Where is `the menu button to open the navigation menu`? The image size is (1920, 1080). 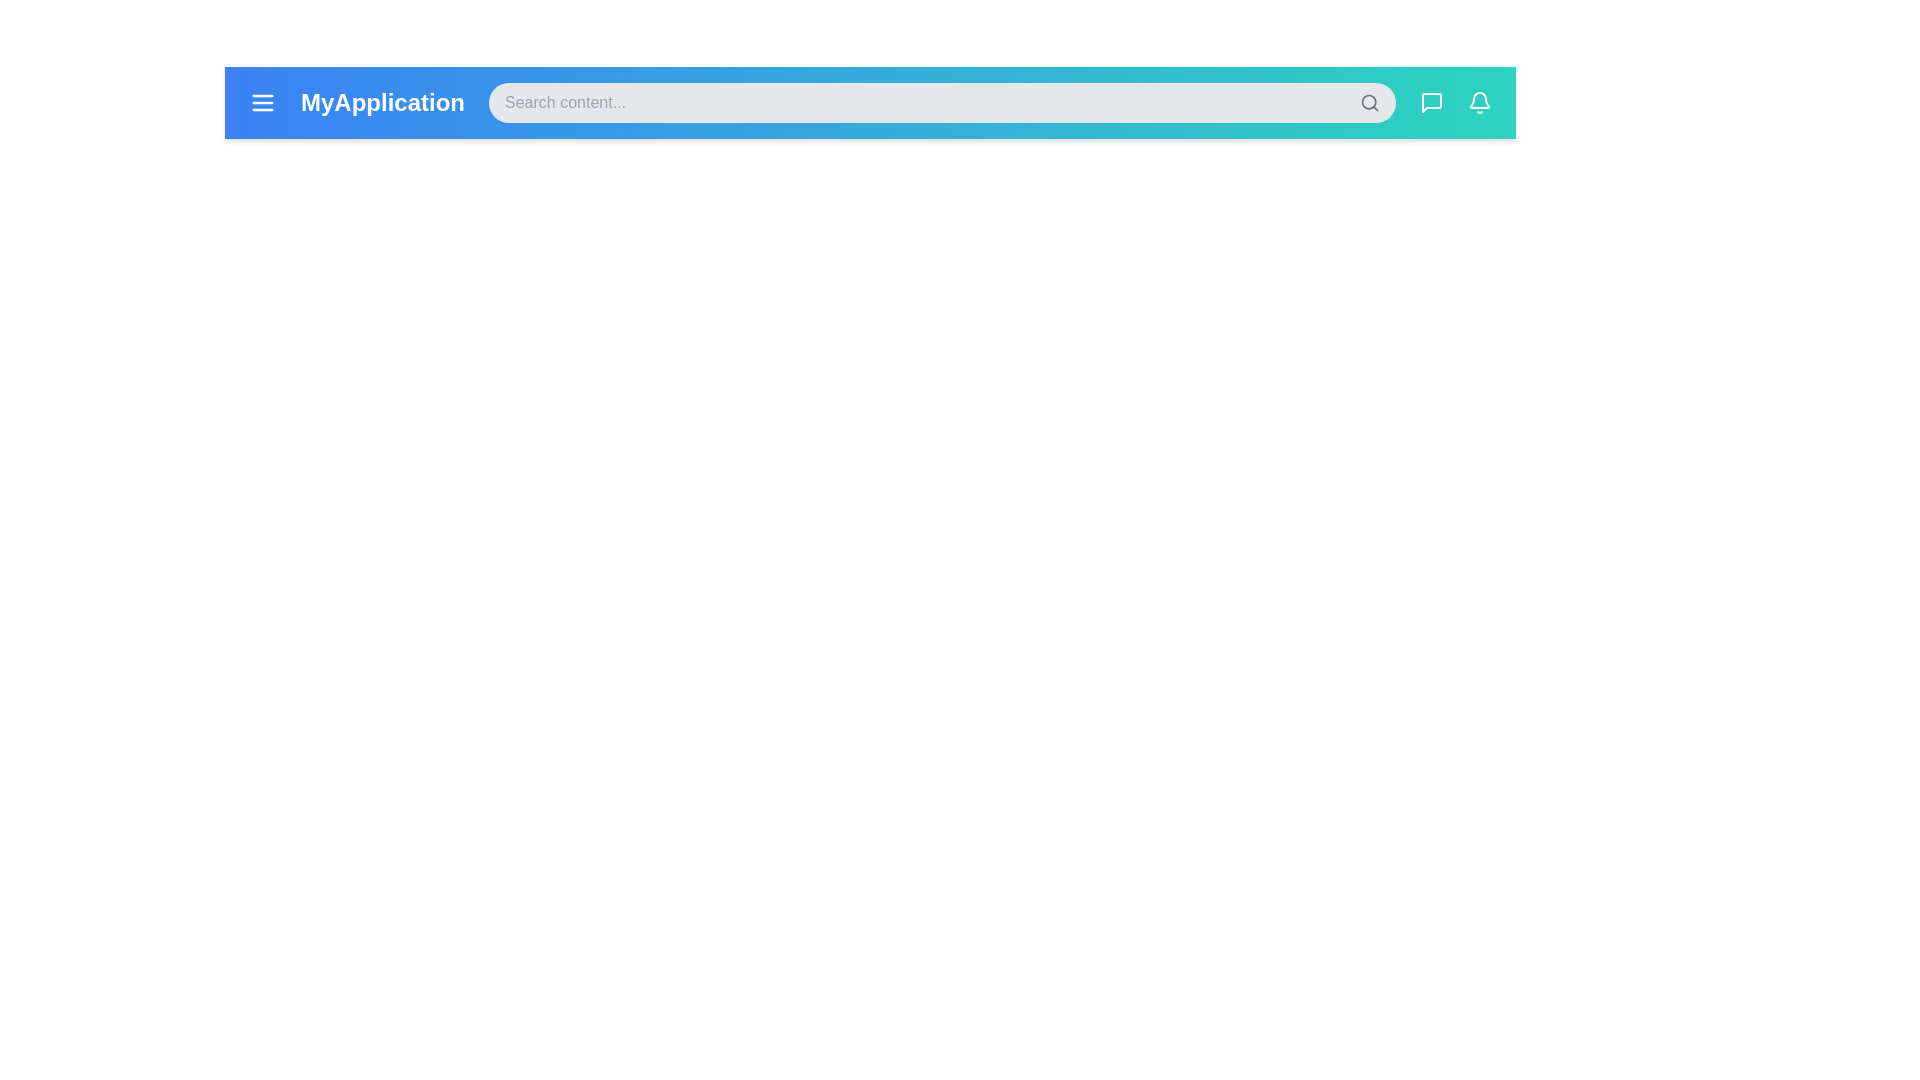
the menu button to open the navigation menu is located at coordinates (262, 103).